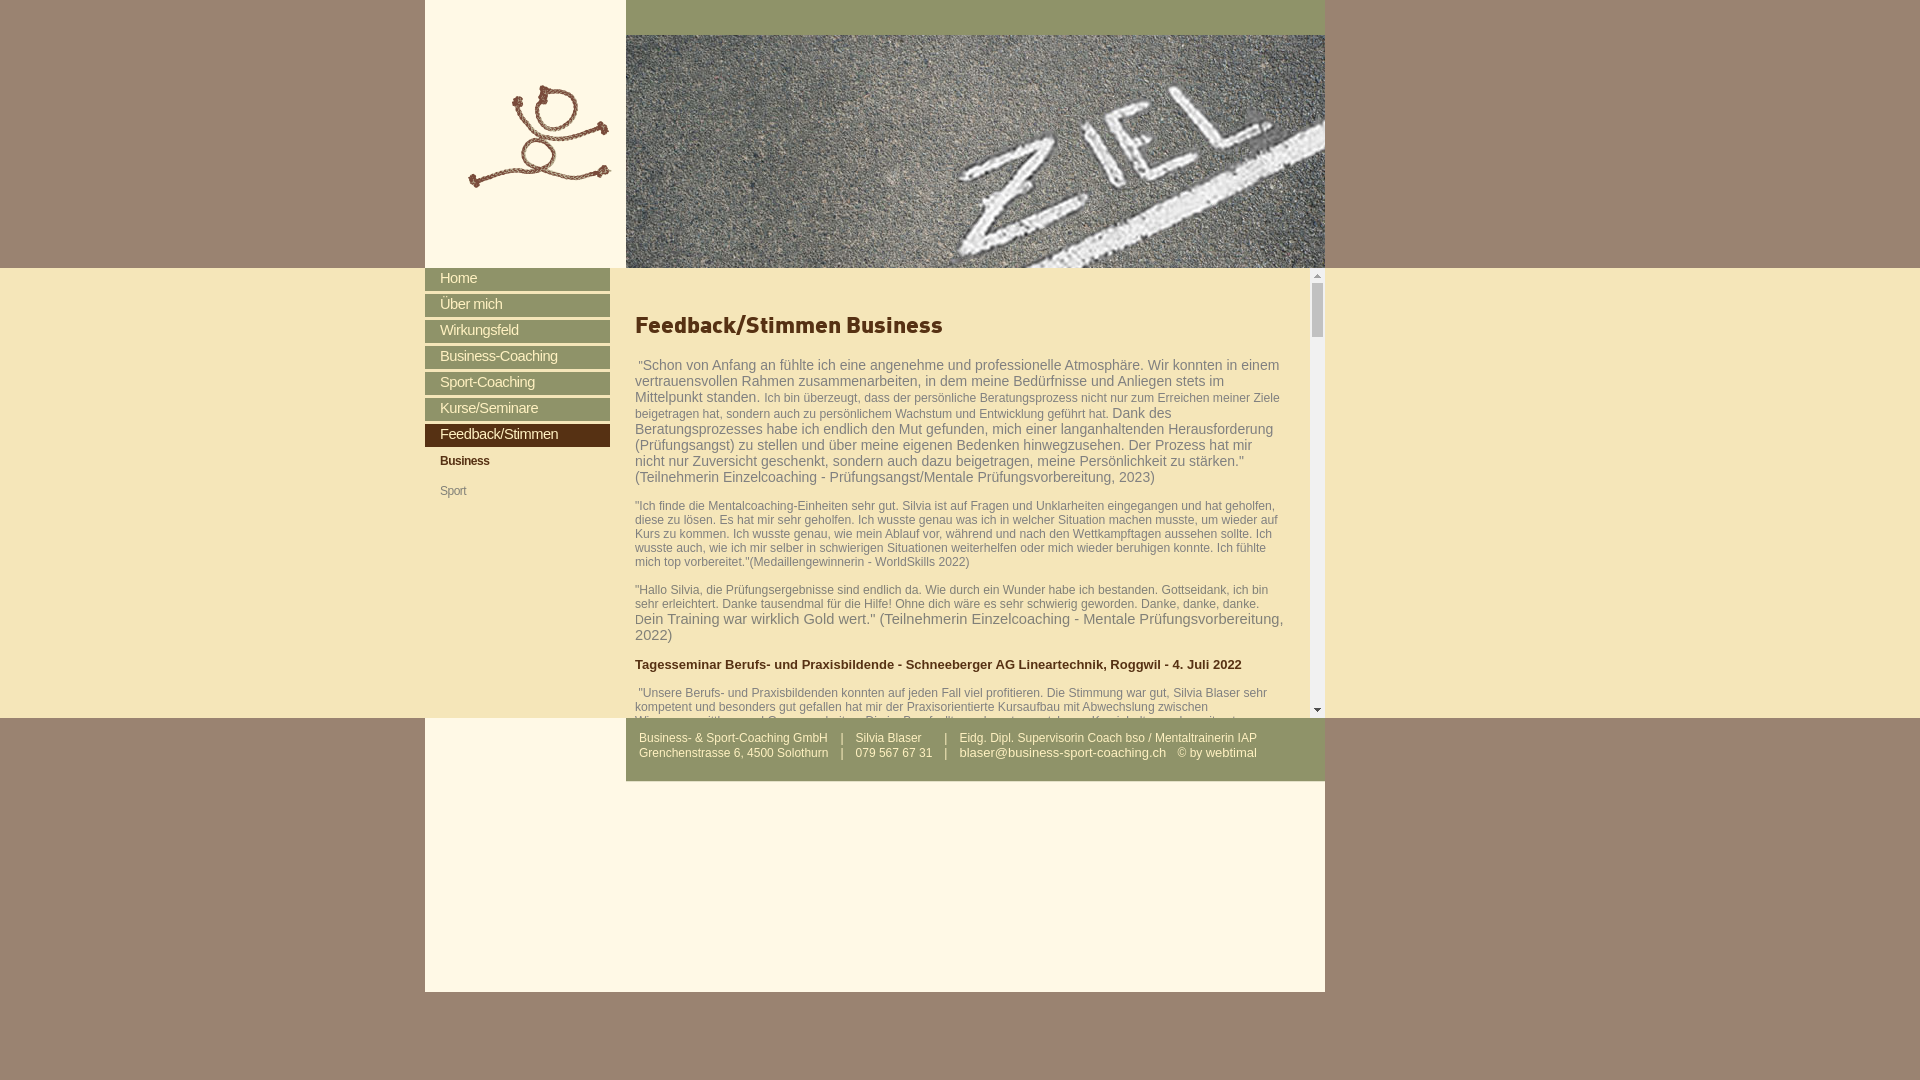 The height and width of the screenshot is (1080, 1920). I want to click on 'Sport', so click(516, 492).